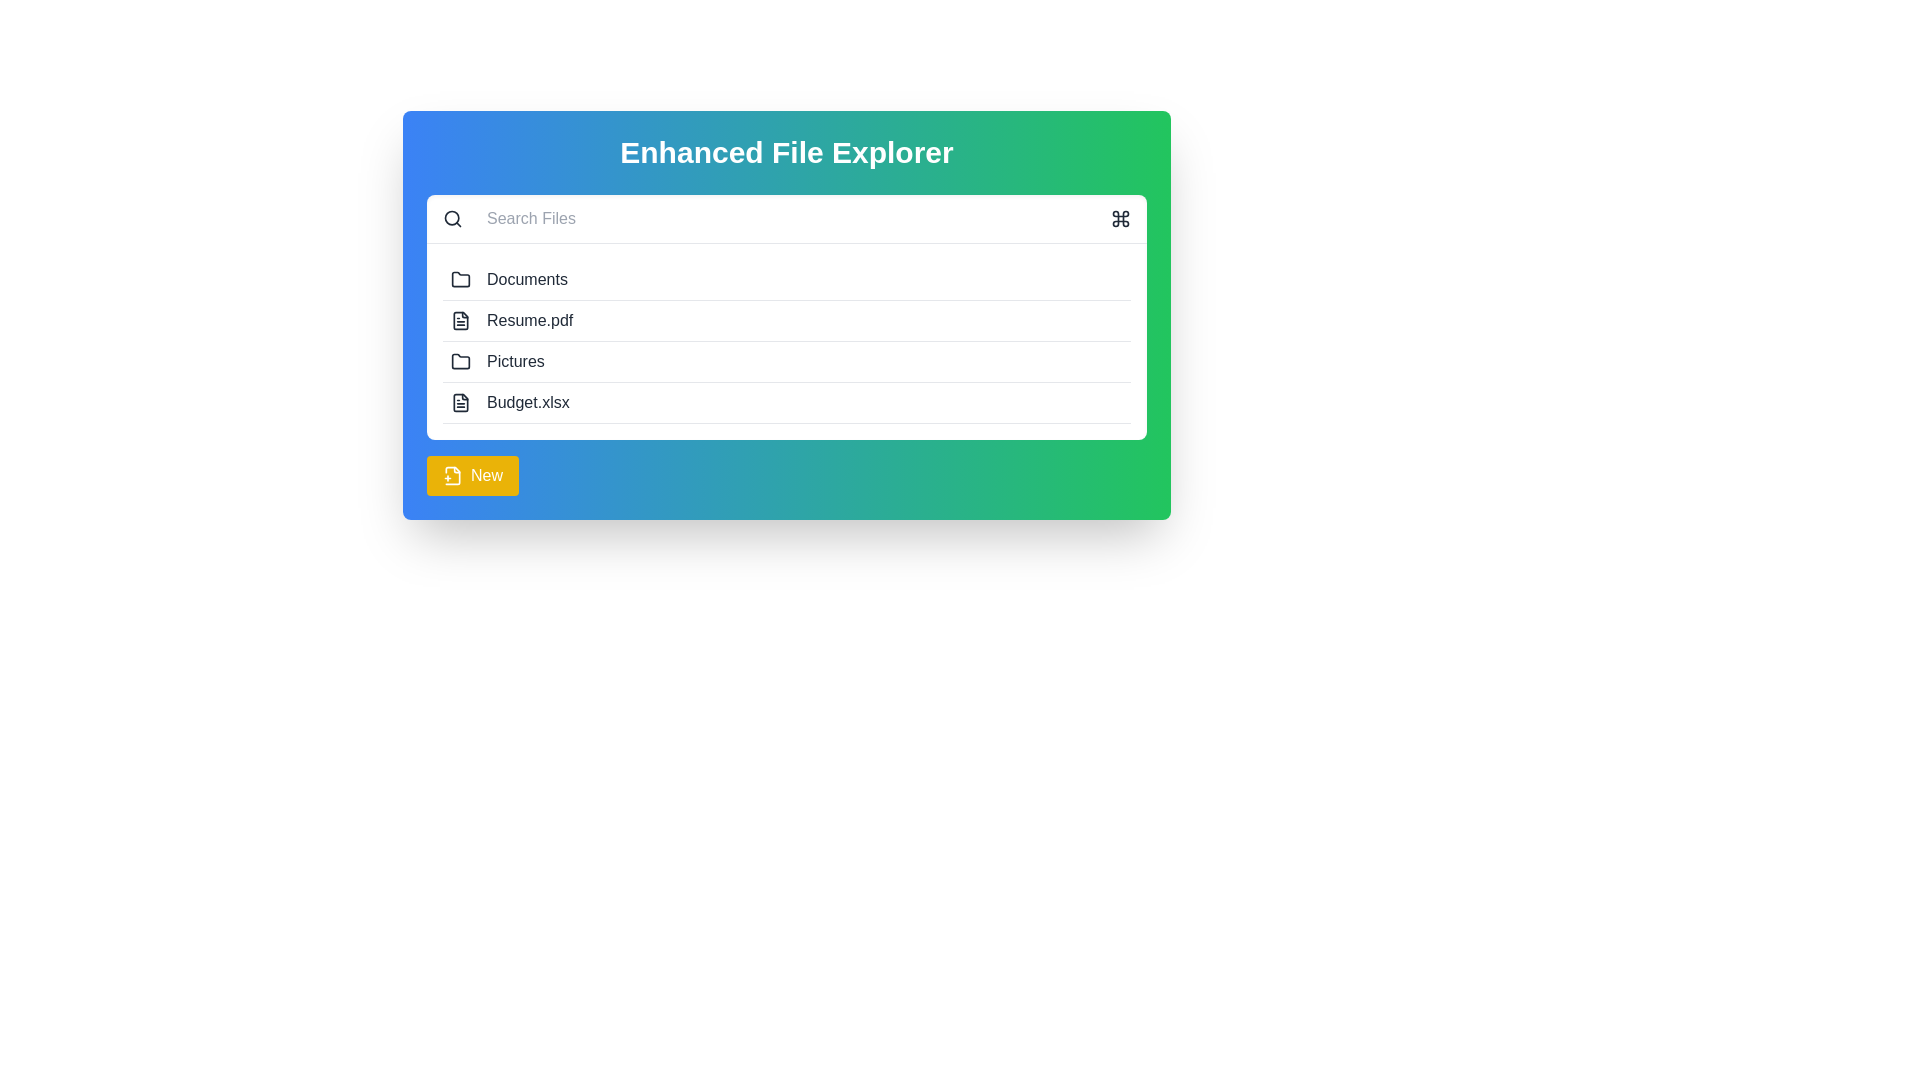 The height and width of the screenshot is (1080, 1920). Describe the element at coordinates (472, 475) in the screenshot. I see `the interactive button located in the blue-to-green gradient box at the bottom left corner to create a new file` at that location.